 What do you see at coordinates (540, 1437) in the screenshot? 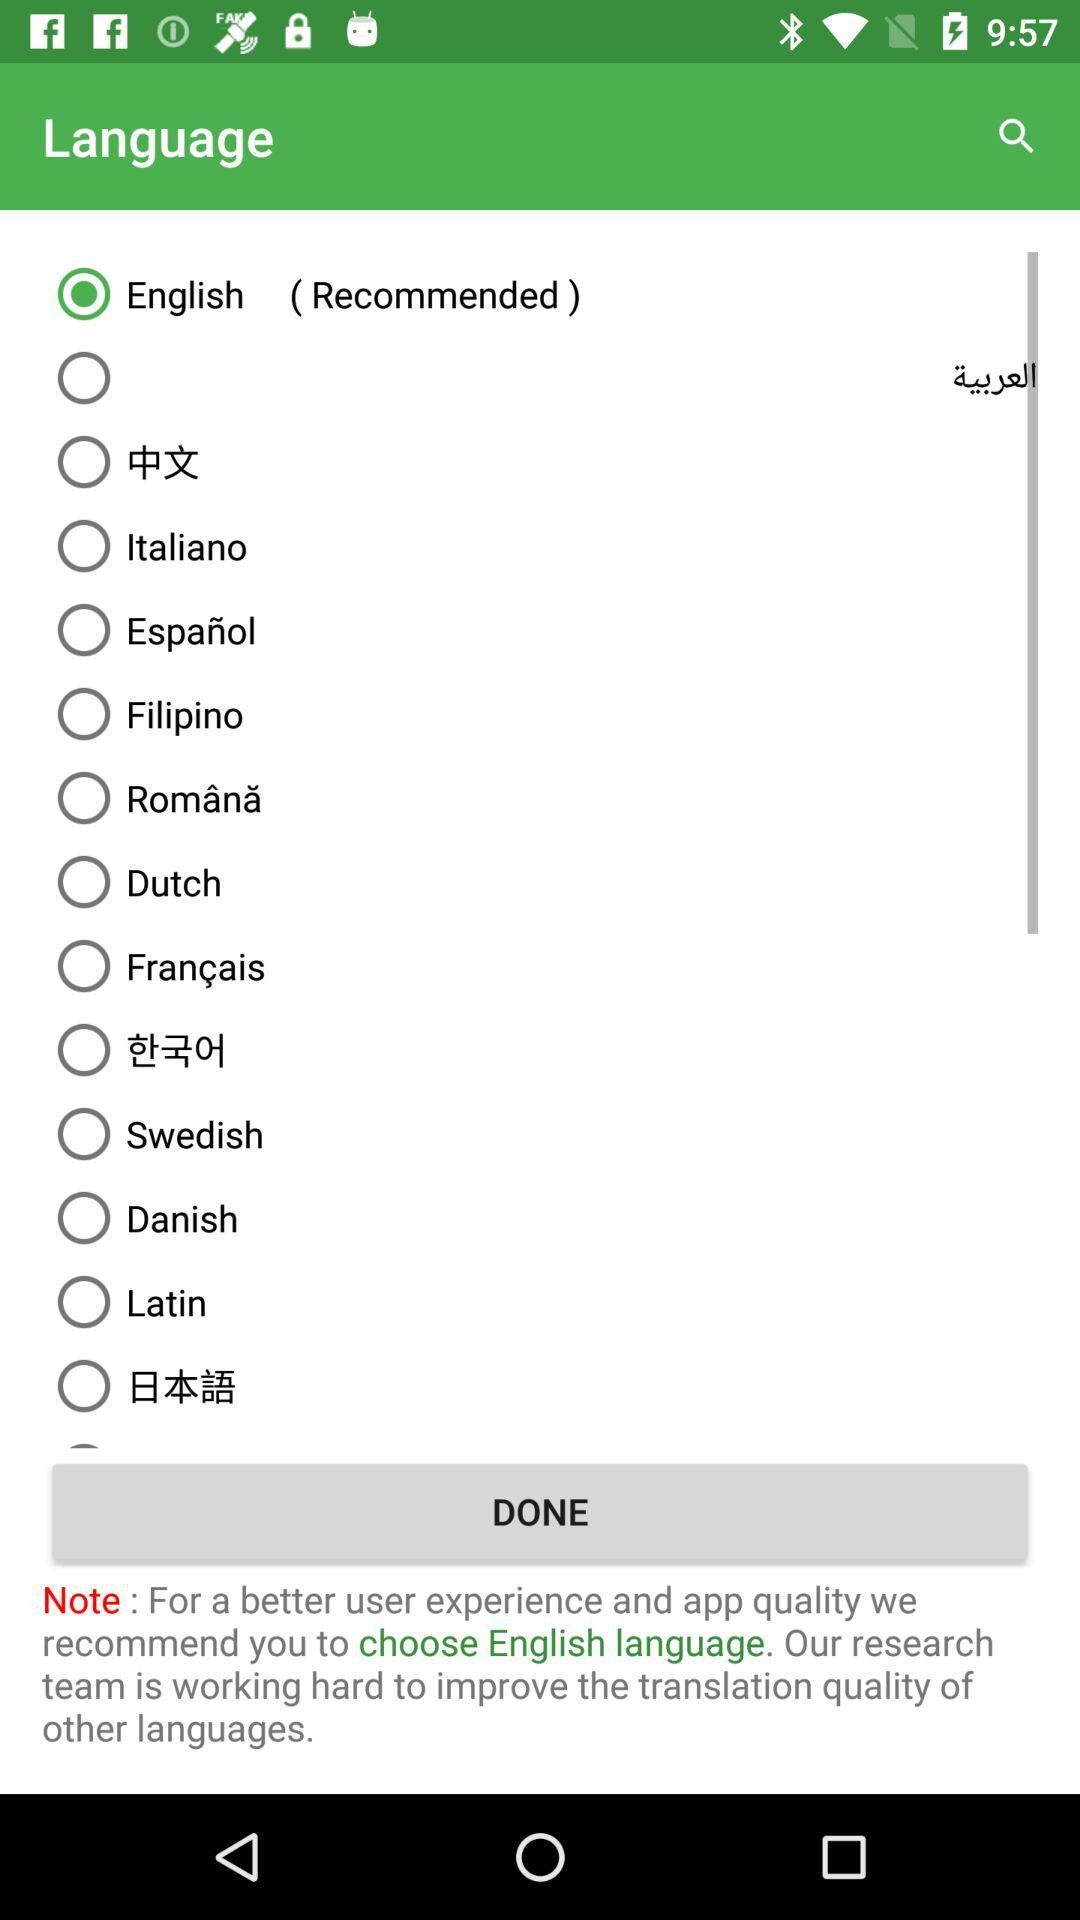
I see `the item above the done` at bounding box center [540, 1437].